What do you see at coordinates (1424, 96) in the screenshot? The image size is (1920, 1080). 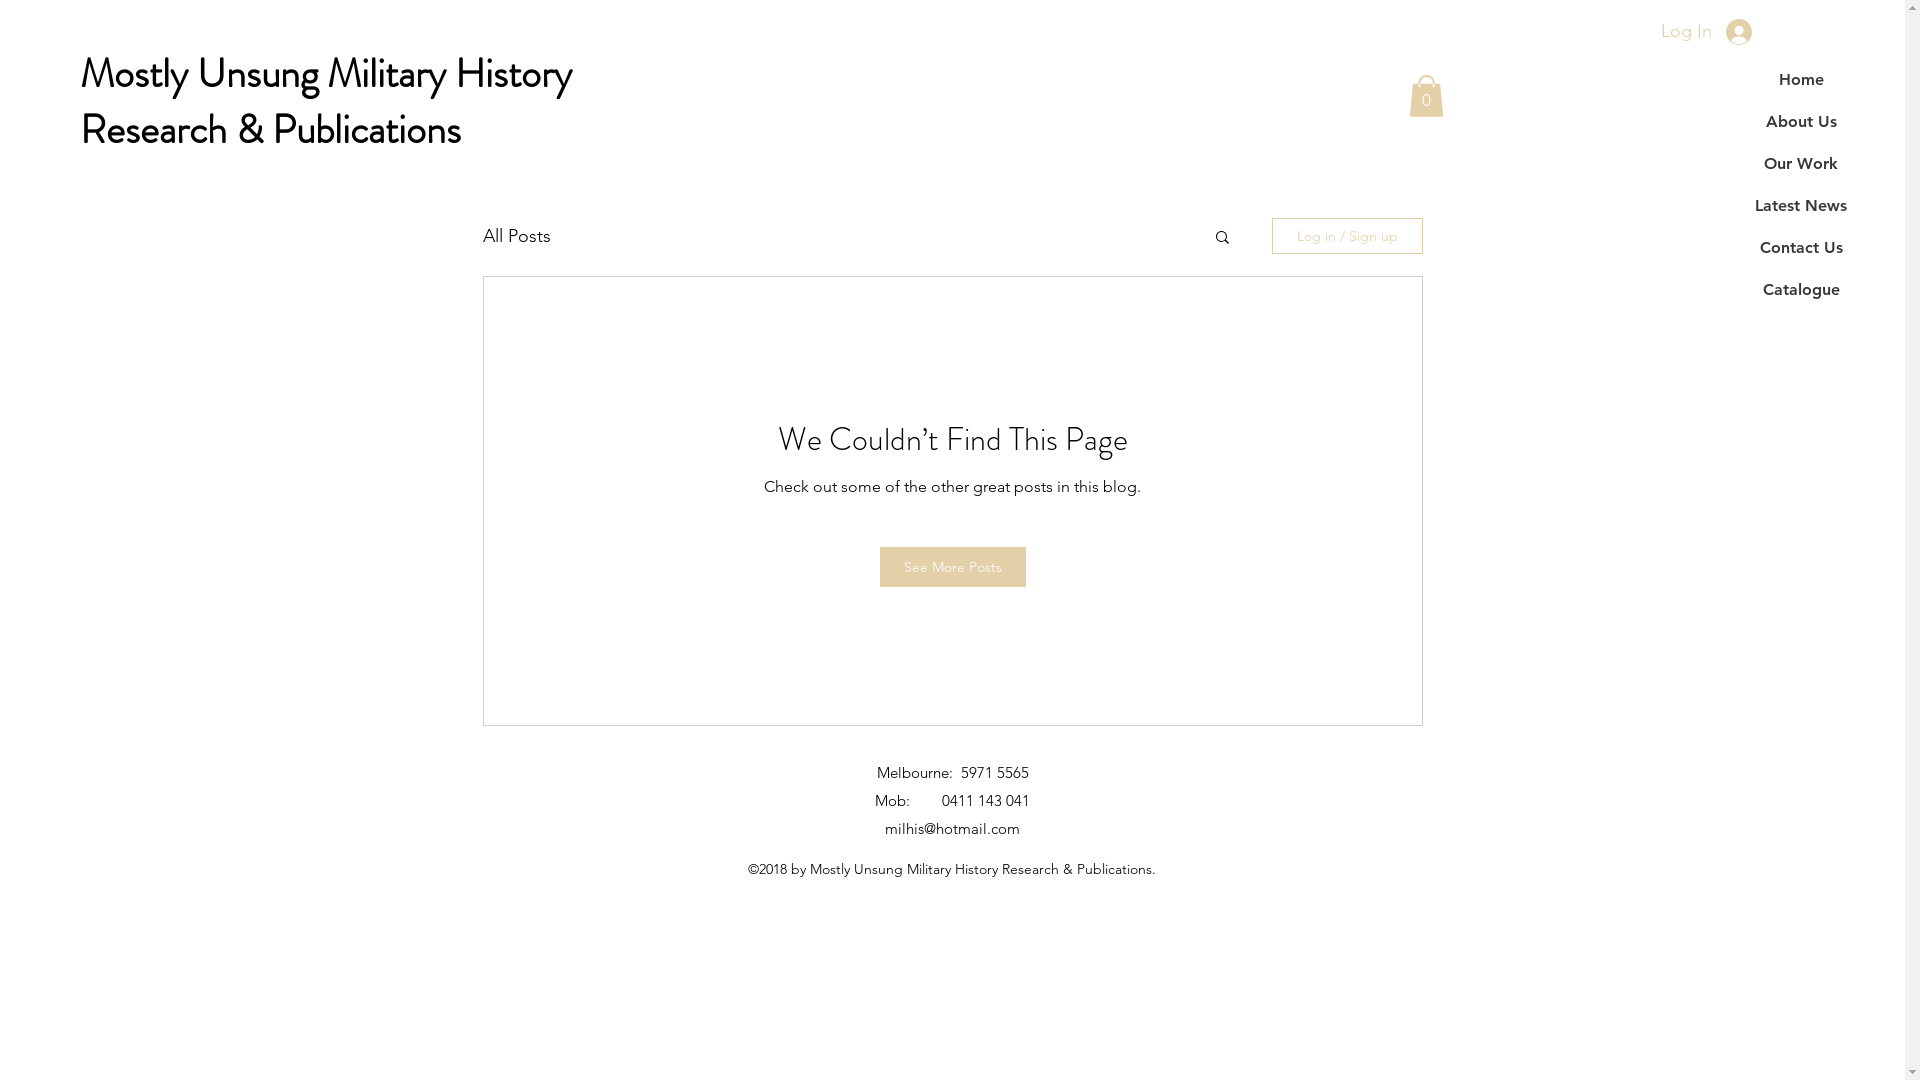 I see `'0'` at bounding box center [1424, 96].